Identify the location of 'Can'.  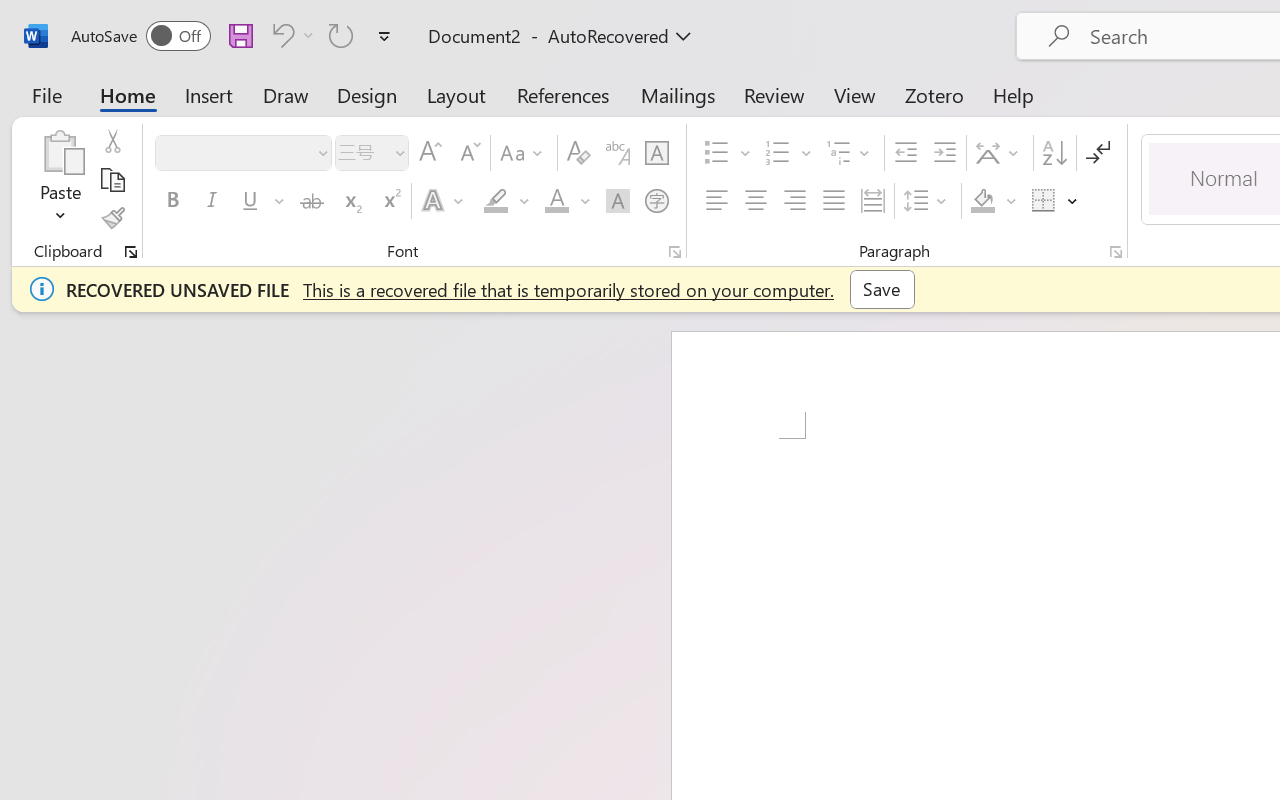
(289, 34).